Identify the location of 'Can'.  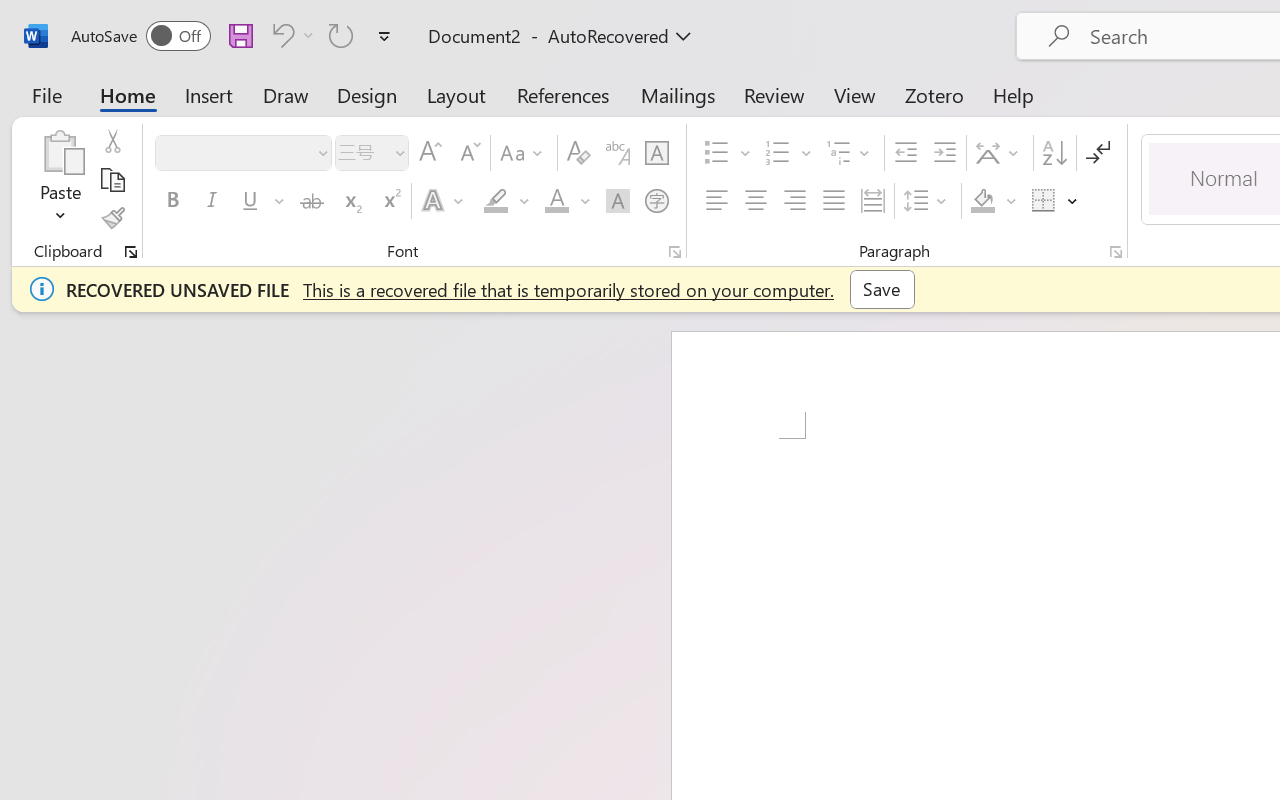
(289, 34).